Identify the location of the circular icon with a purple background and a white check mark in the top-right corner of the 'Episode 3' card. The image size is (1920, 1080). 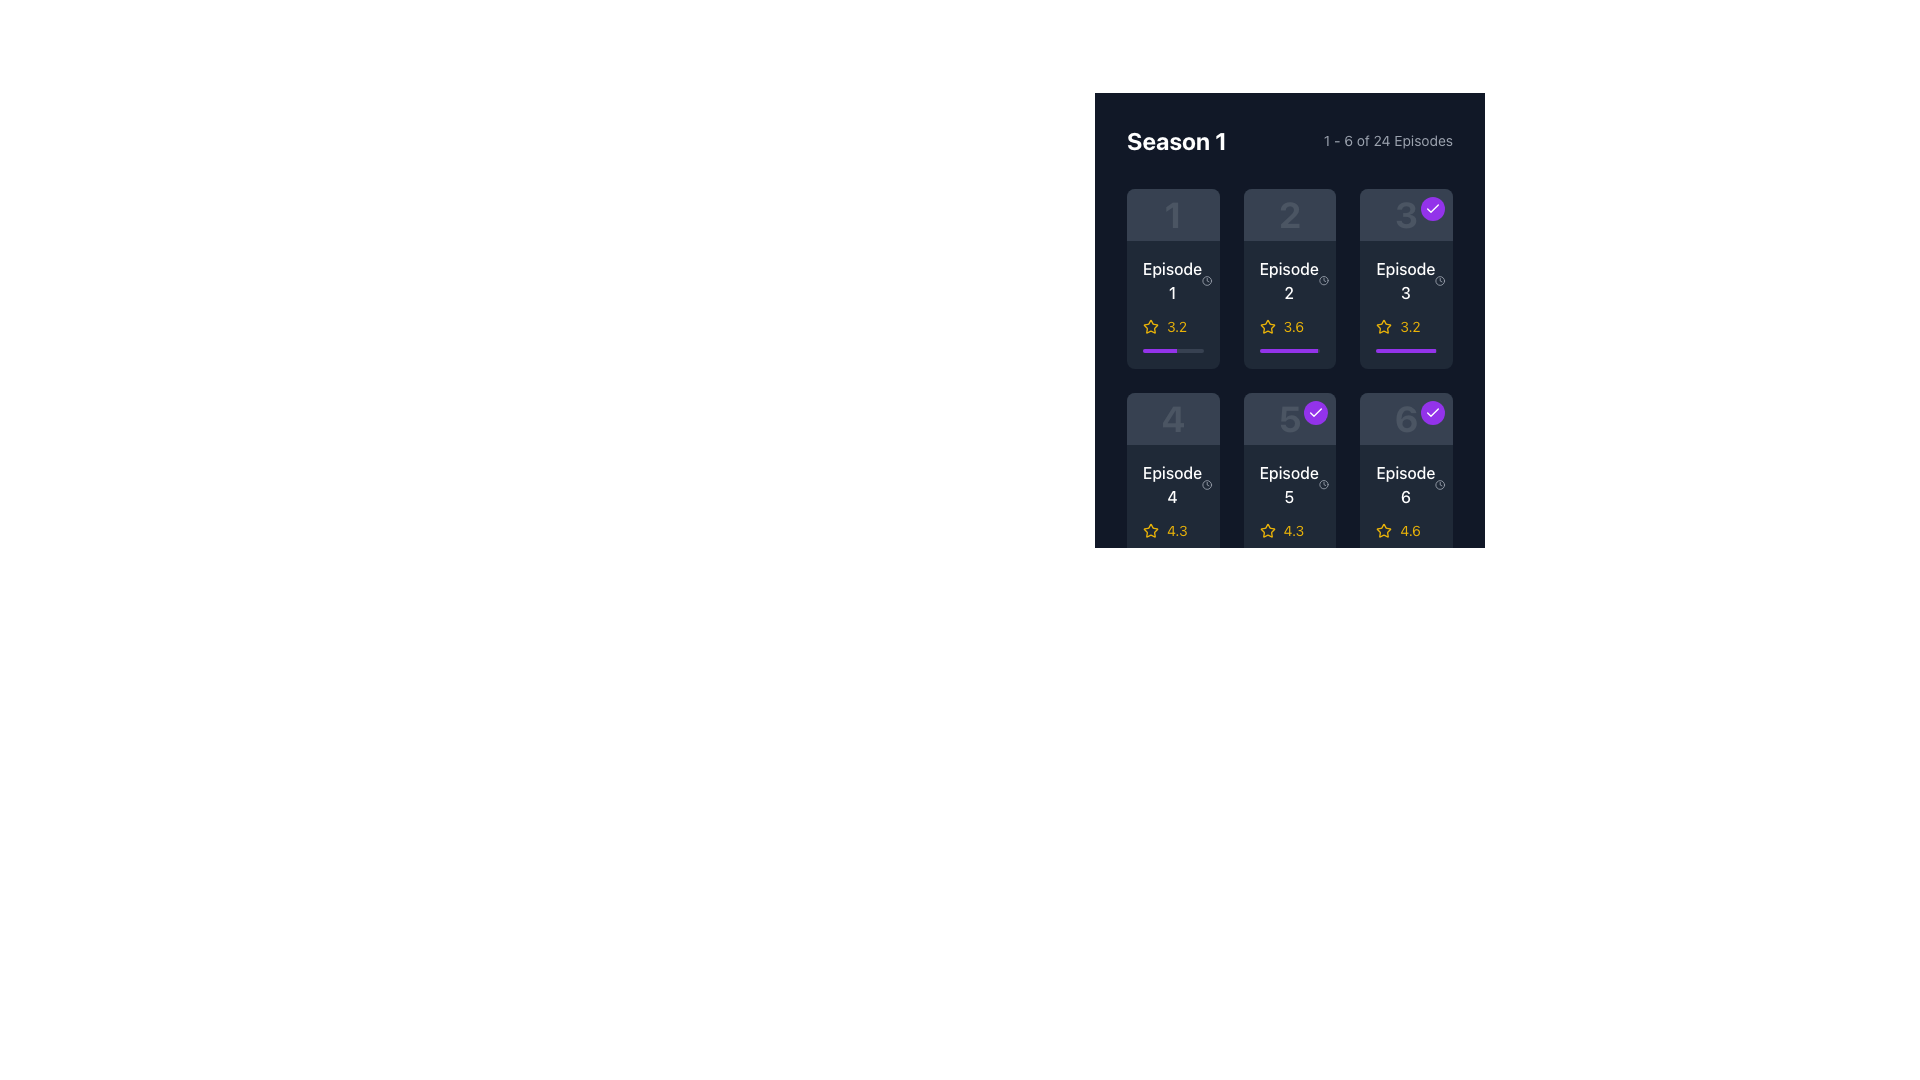
(1431, 208).